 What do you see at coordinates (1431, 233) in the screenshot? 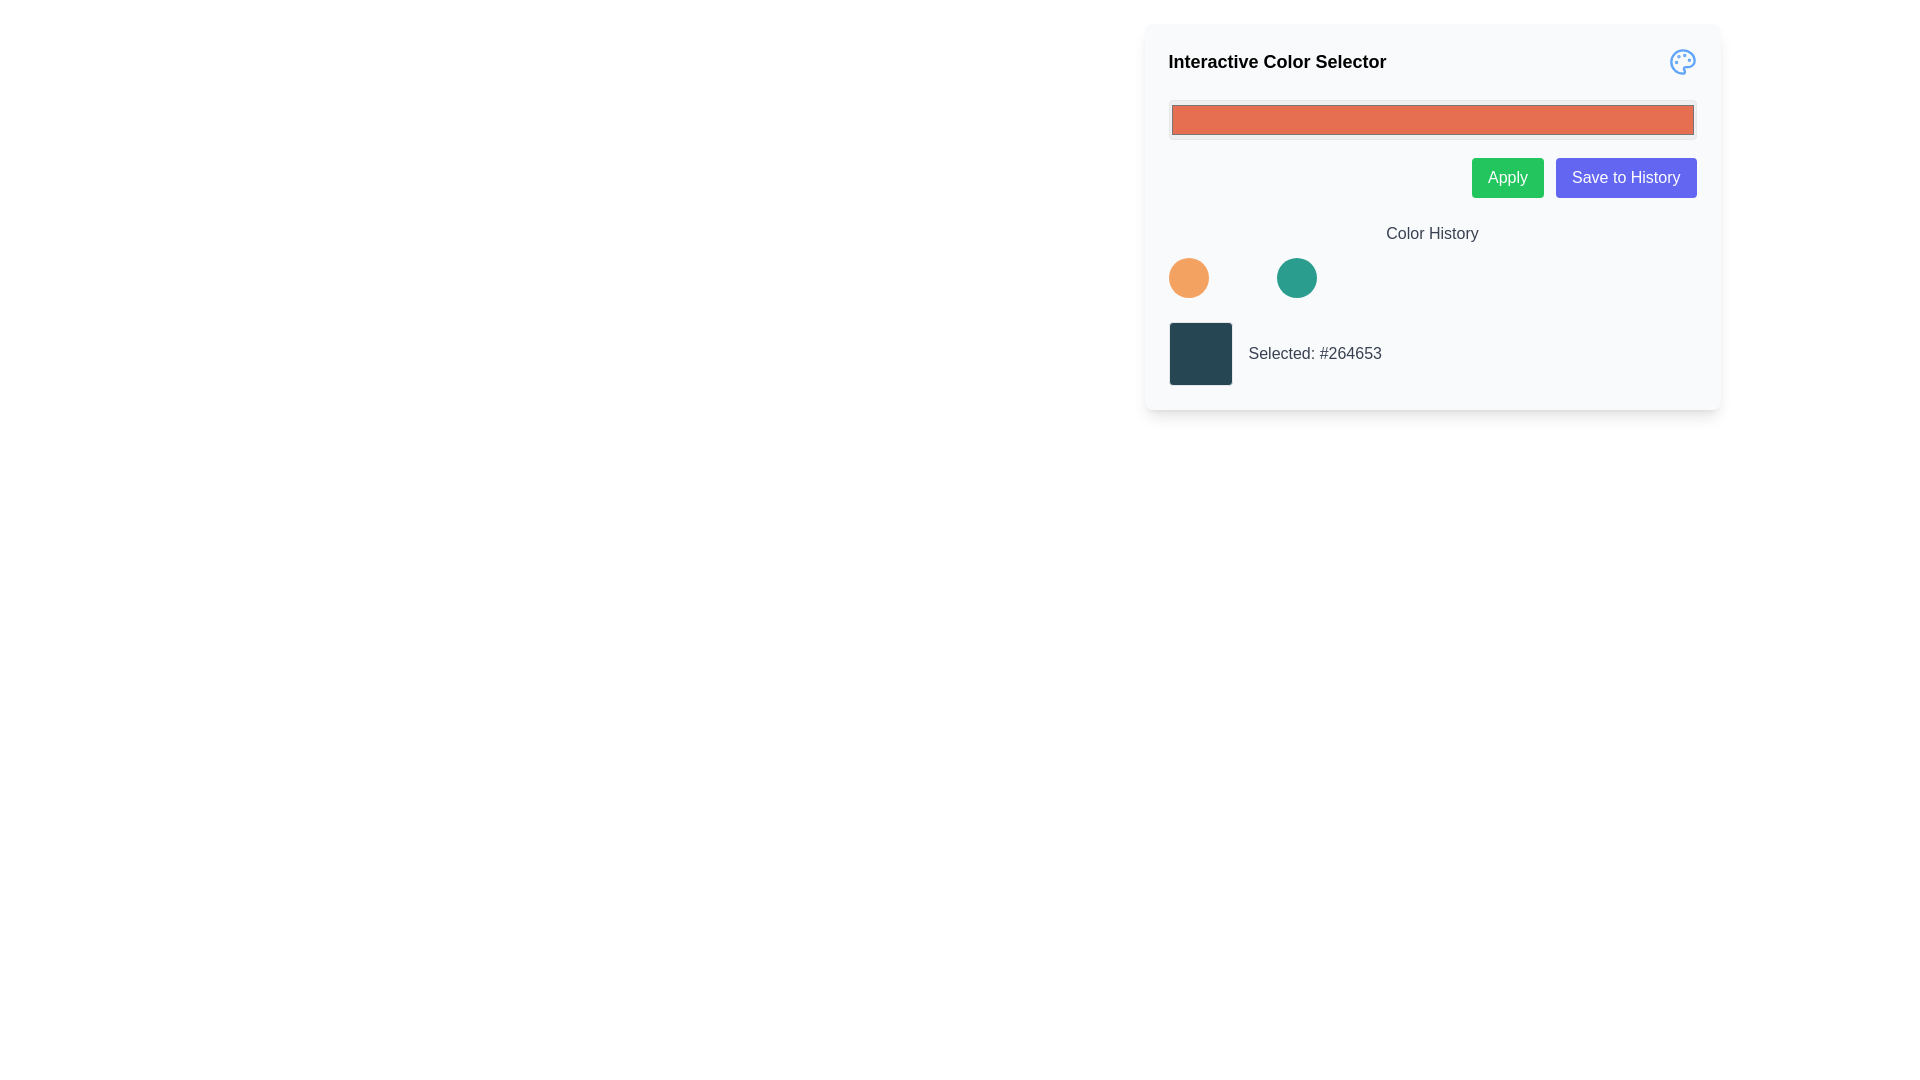
I see `the static text label that describes the color history feature, which is centrally positioned above a group of five circular color elements` at bounding box center [1431, 233].